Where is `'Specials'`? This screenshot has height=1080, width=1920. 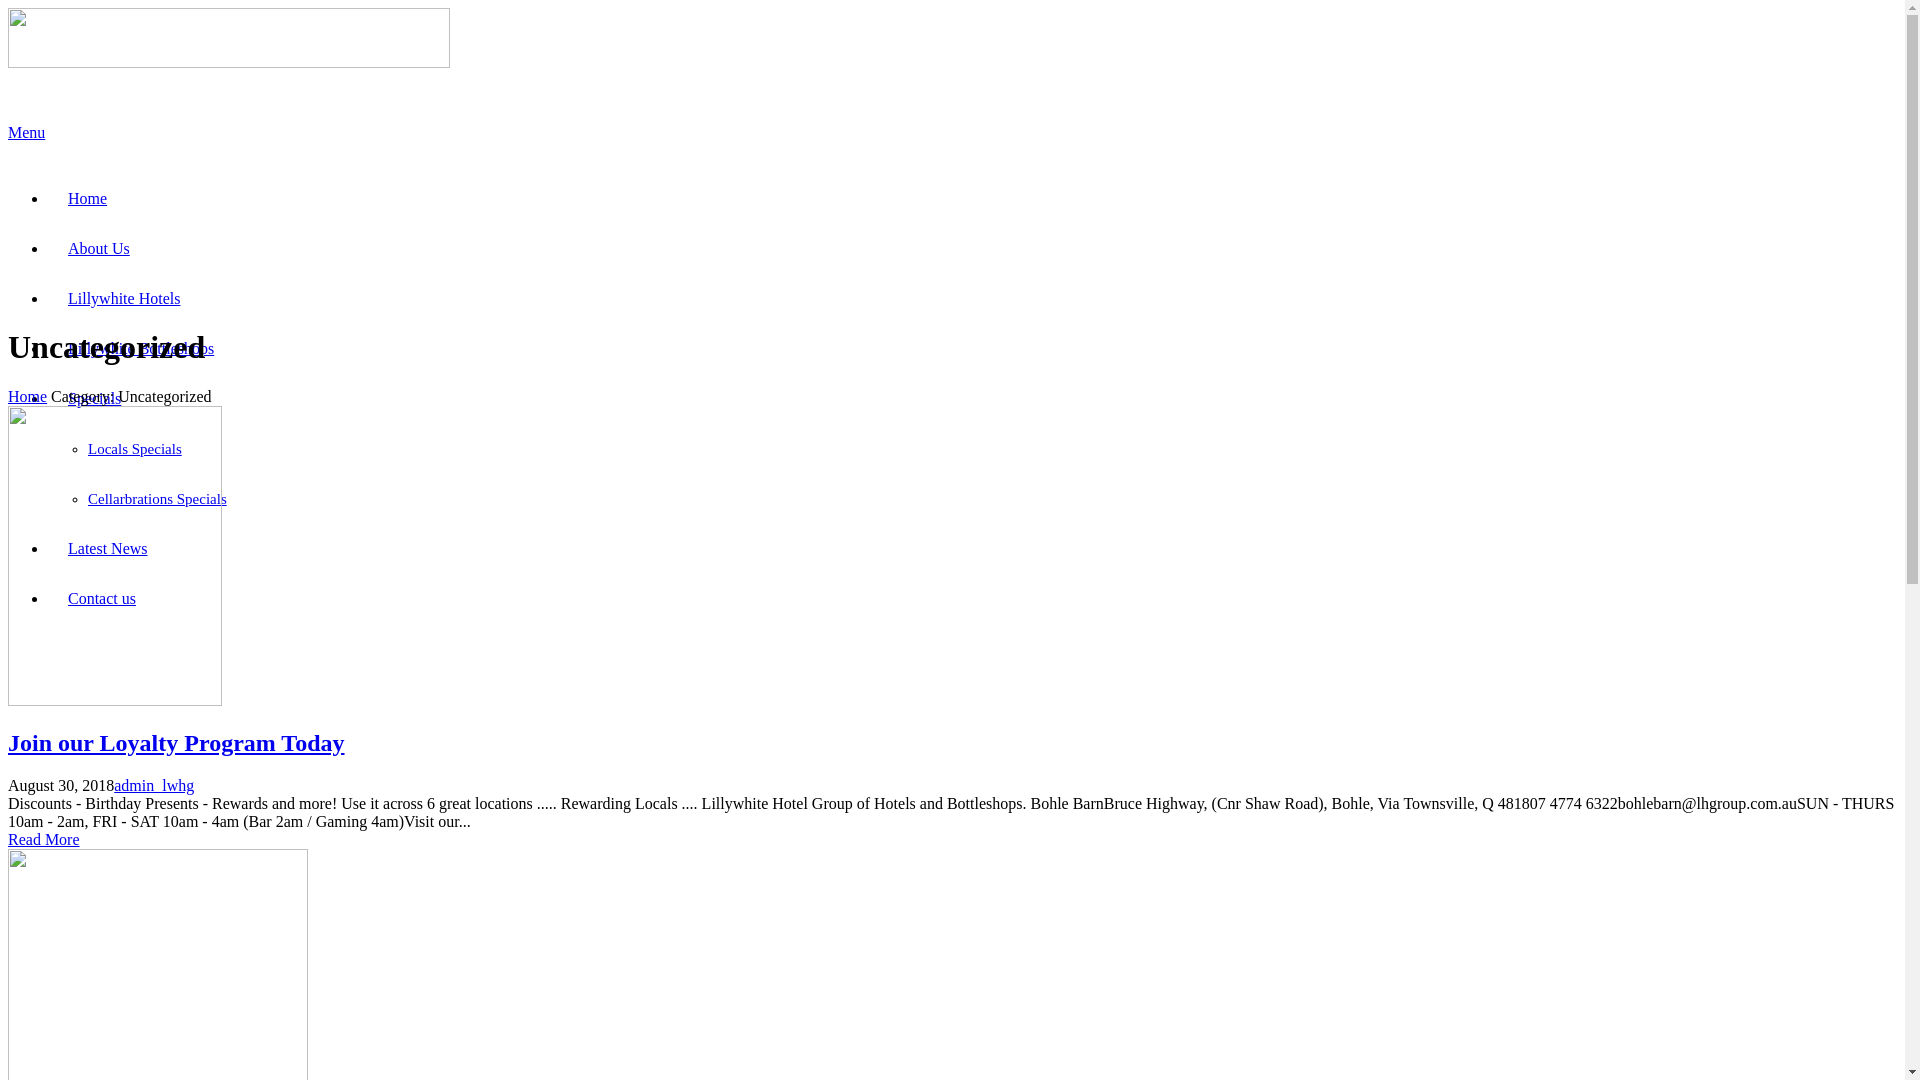 'Specials' is located at coordinates (48, 398).